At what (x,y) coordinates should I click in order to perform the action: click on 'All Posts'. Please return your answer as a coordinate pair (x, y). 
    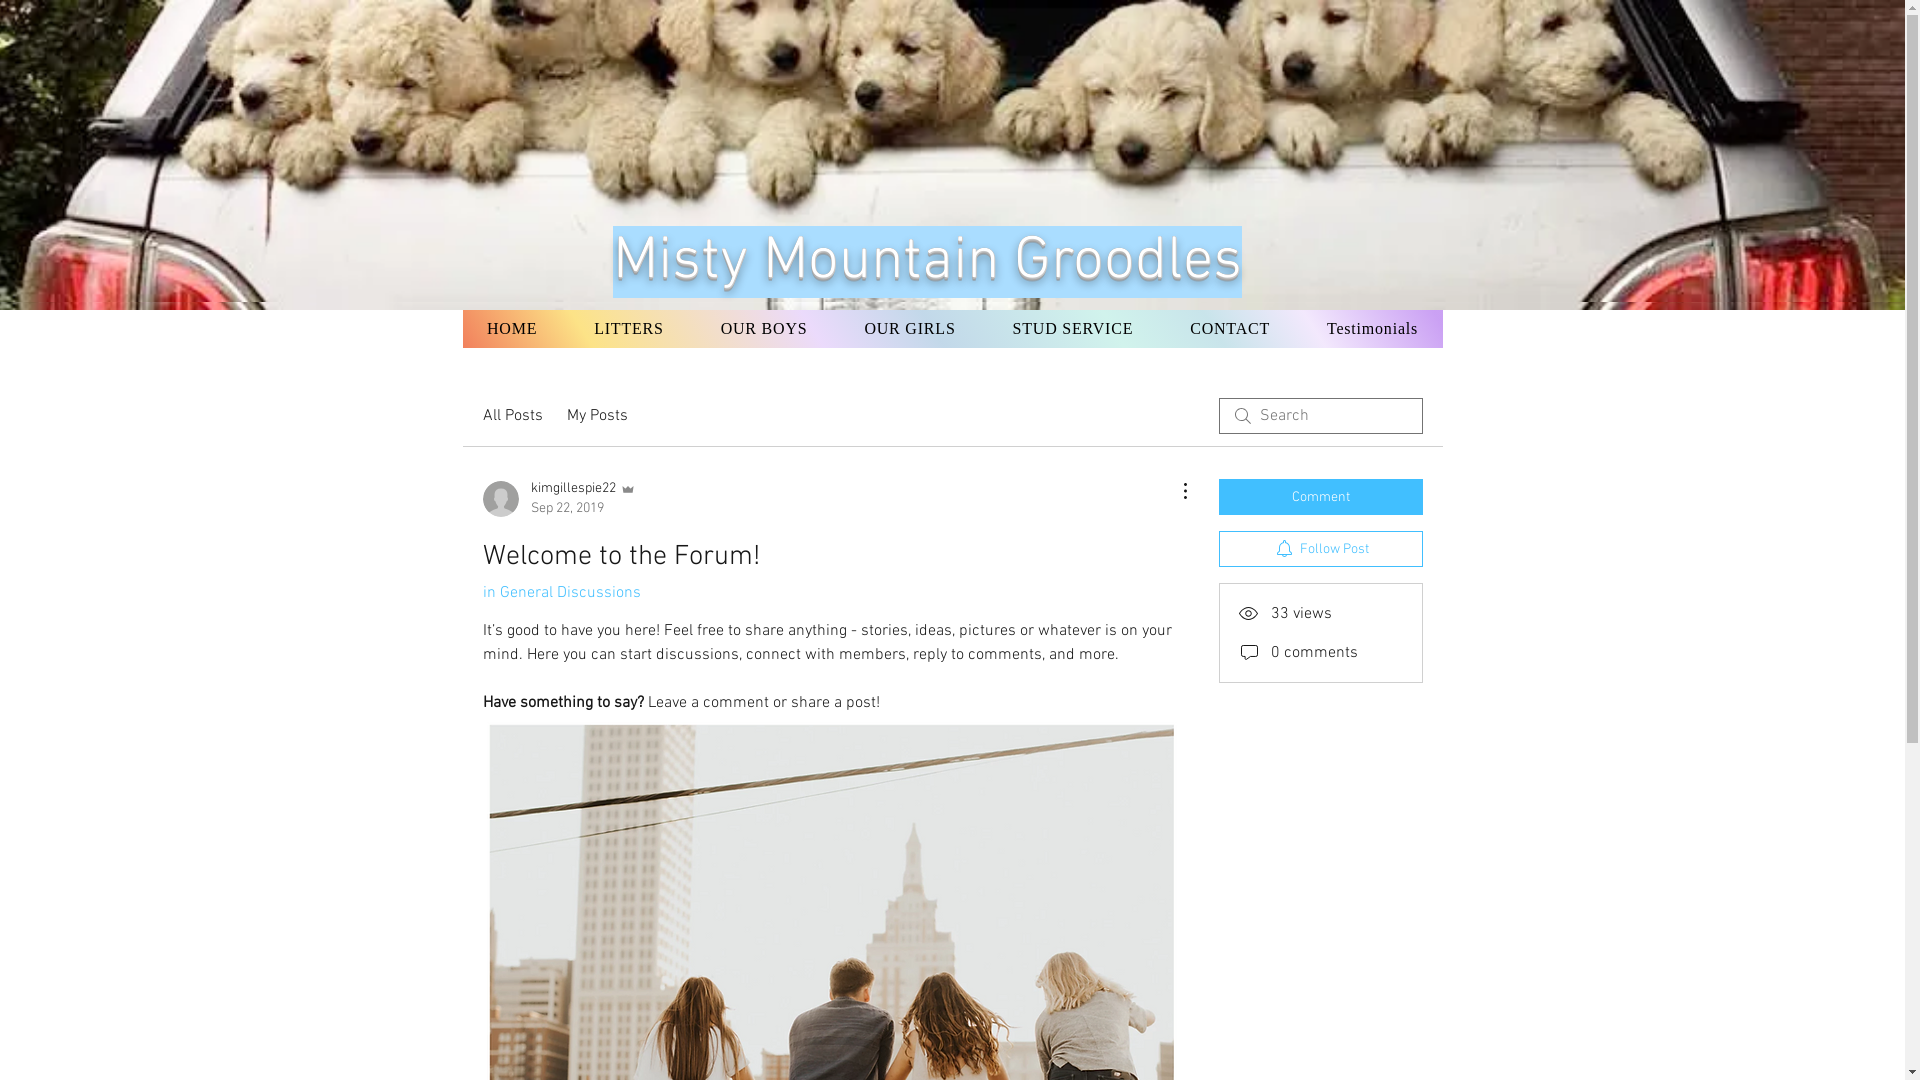
    Looking at the image, I should click on (512, 415).